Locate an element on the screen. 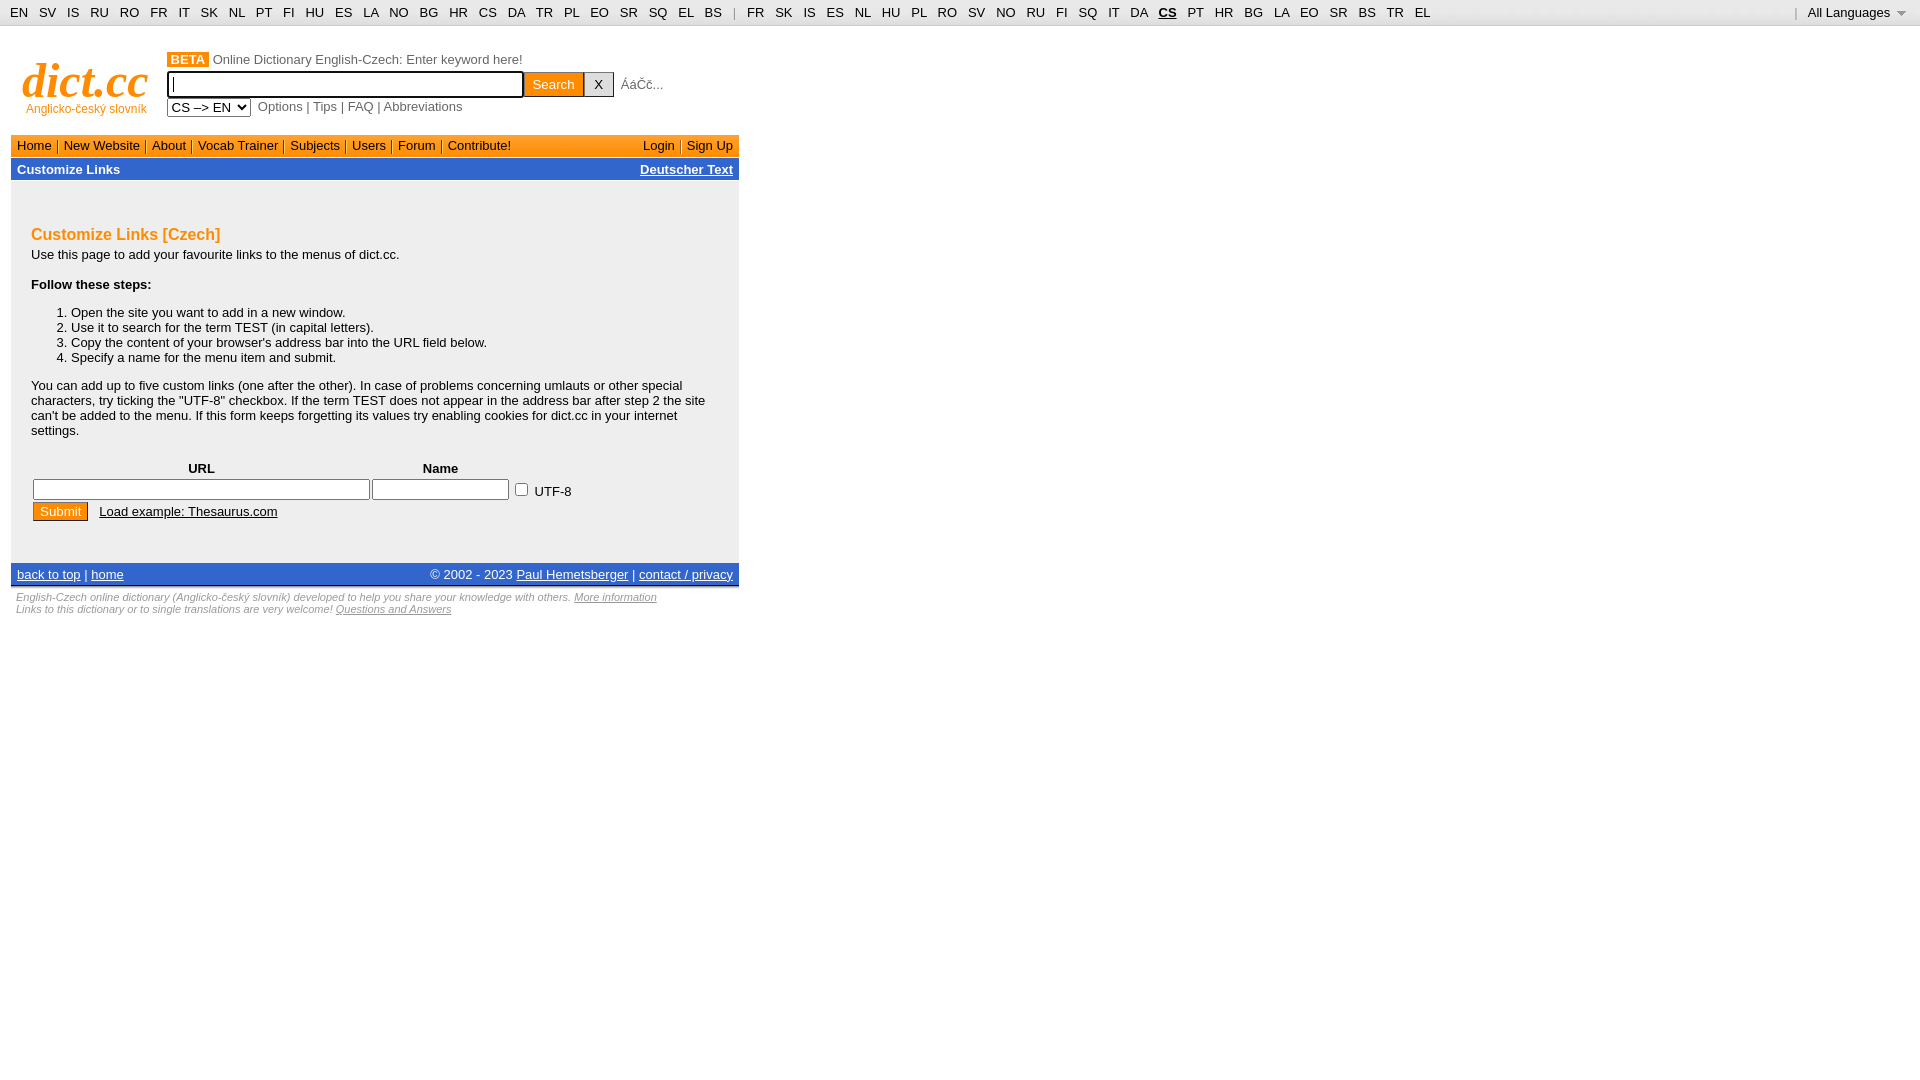 The width and height of the screenshot is (1920, 1080). 'Sign Up' is located at coordinates (710, 144).